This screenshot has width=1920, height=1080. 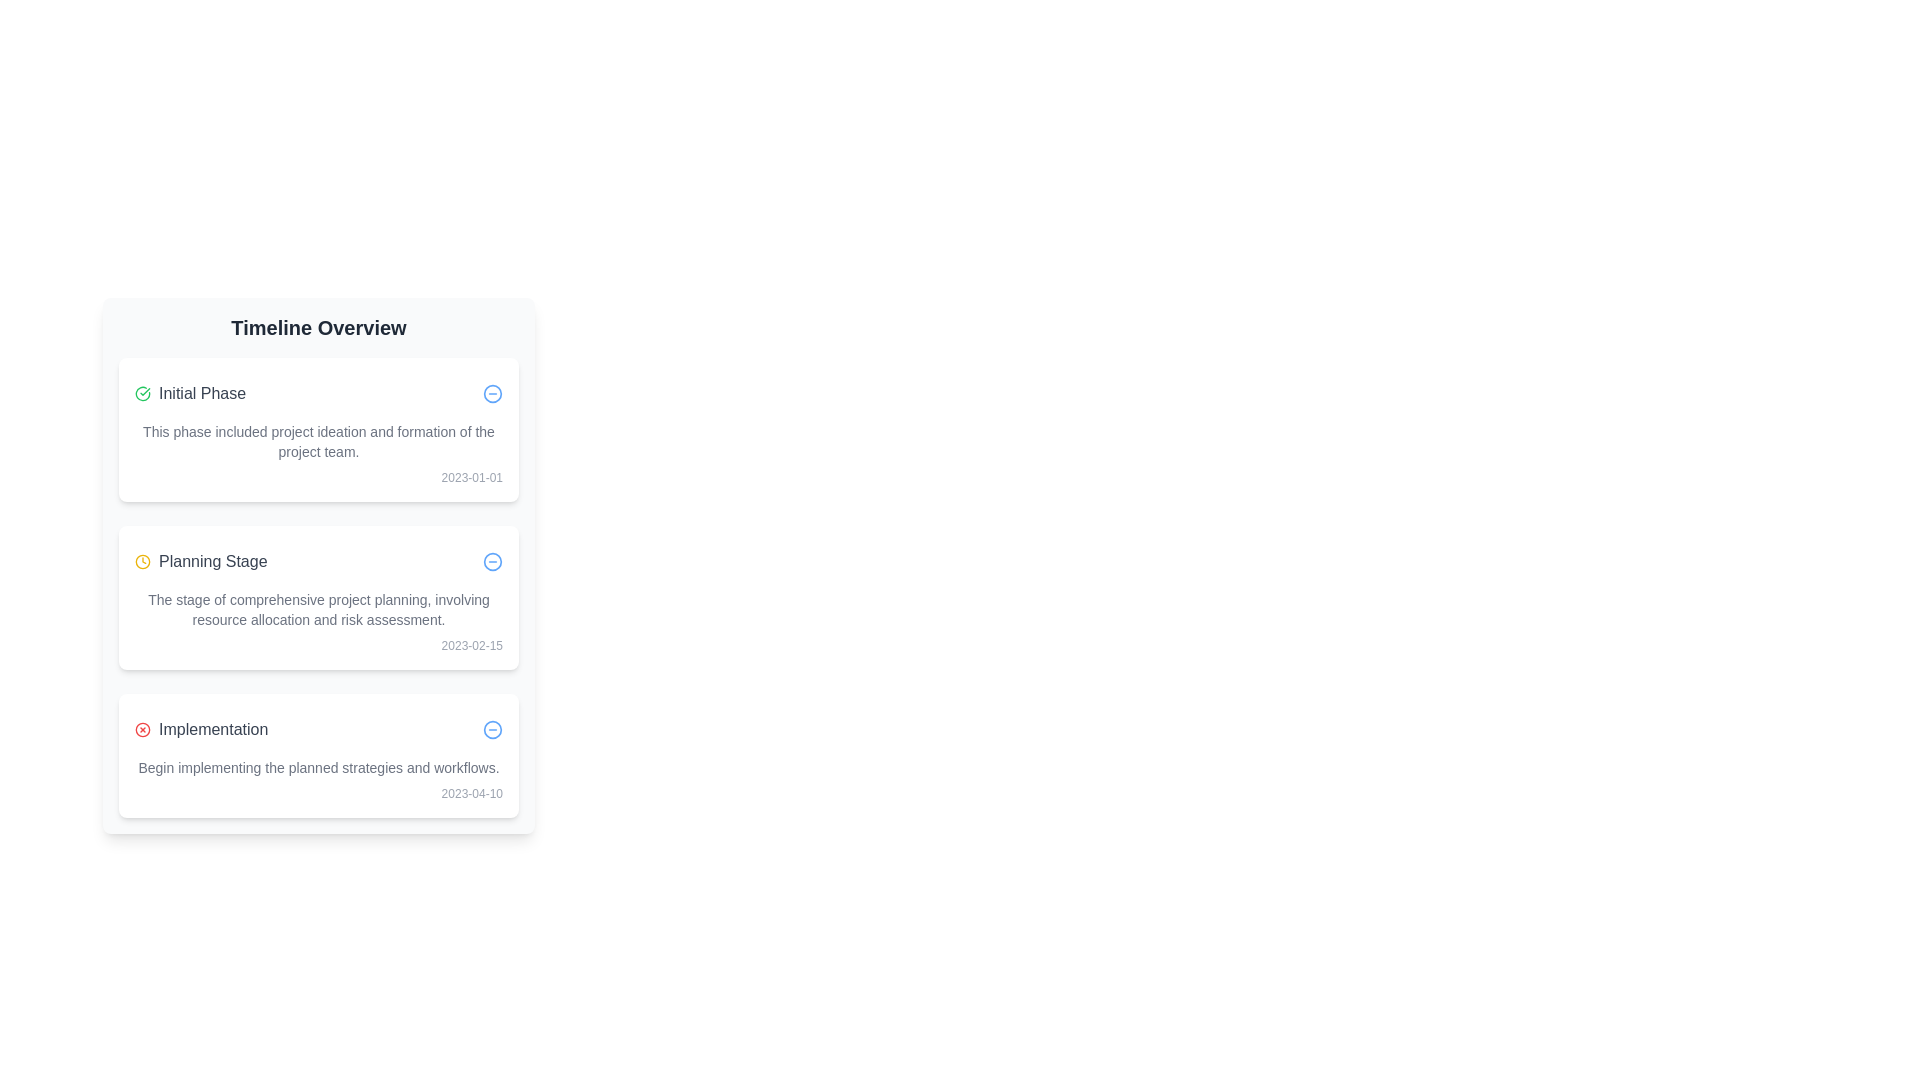 What do you see at coordinates (142, 393) in the screenshot?
I see `the state of the icon that indicates the completion of the 'Initial Phase' in the timeline, located immediately to the left of the 'Initial Phase' text` at bounding box center [142, 393].